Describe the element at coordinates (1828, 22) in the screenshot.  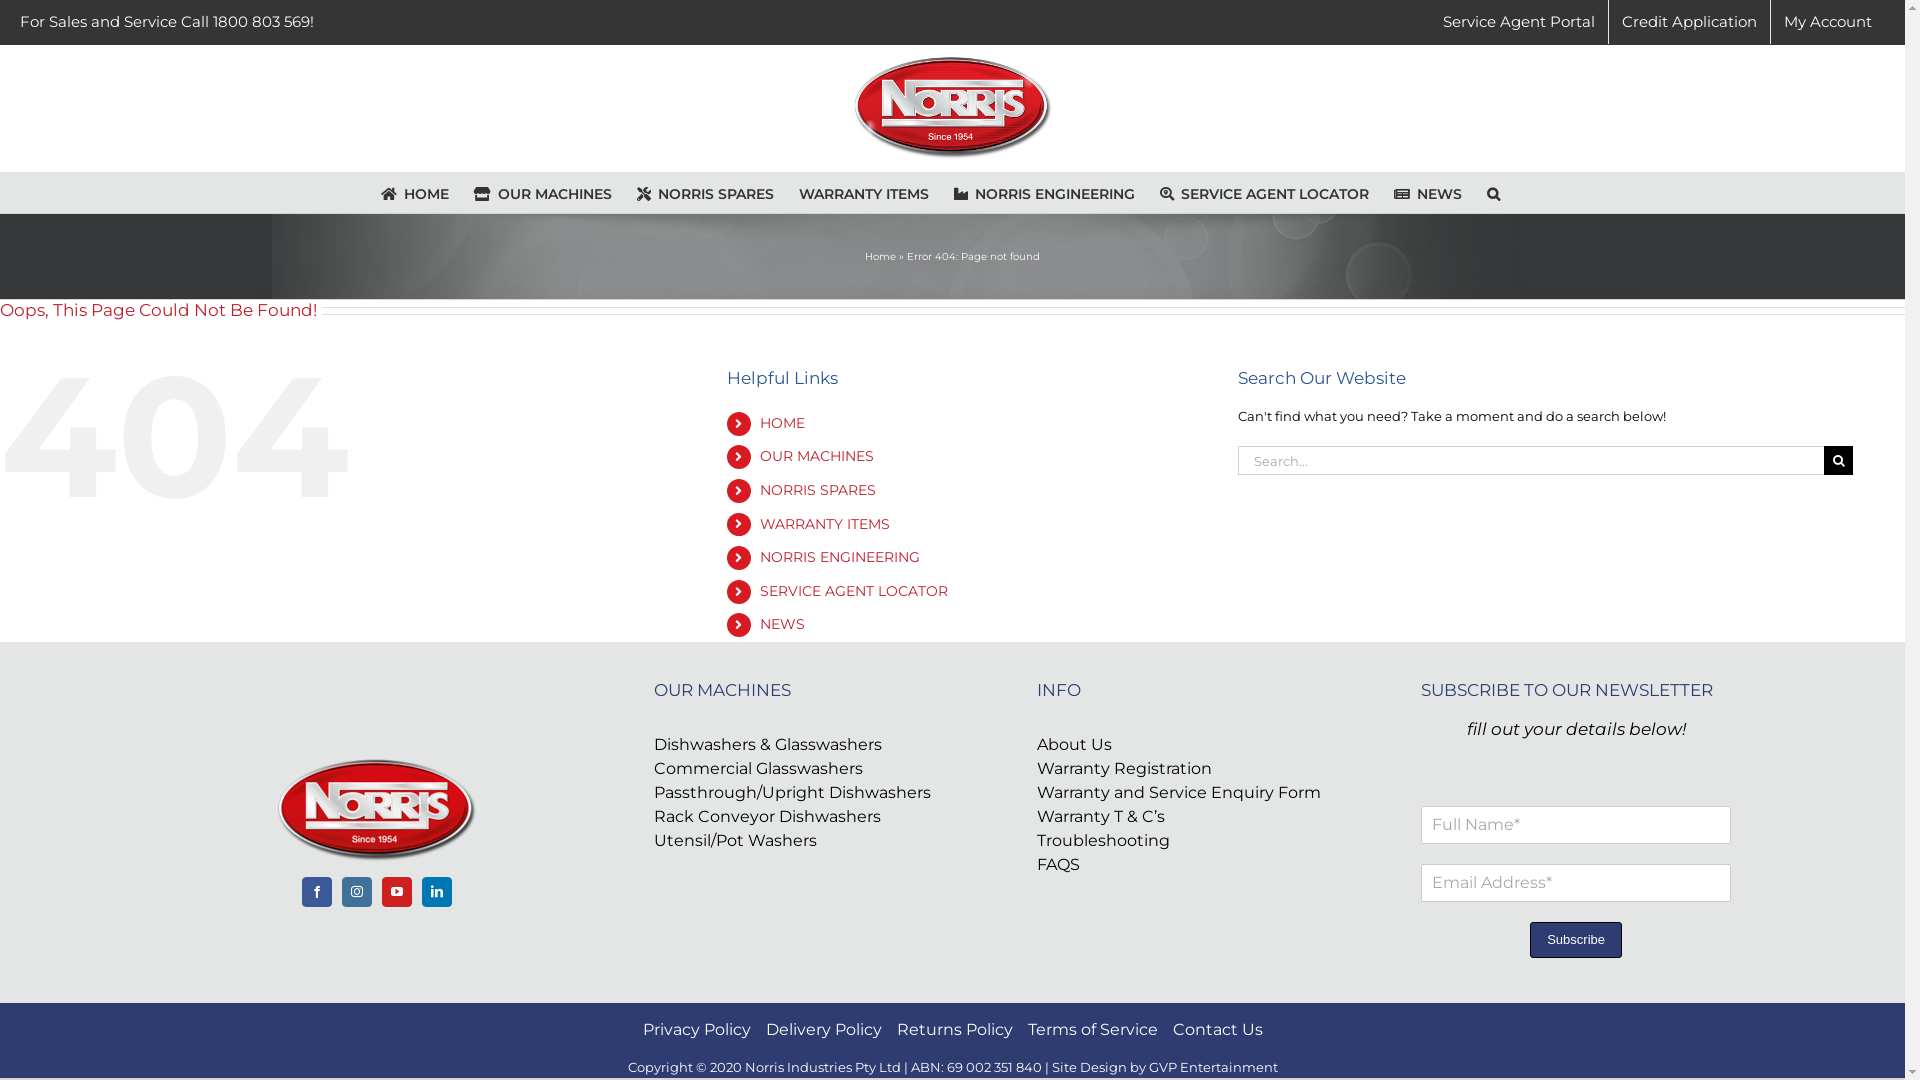
I see `'My Account'` at that location.